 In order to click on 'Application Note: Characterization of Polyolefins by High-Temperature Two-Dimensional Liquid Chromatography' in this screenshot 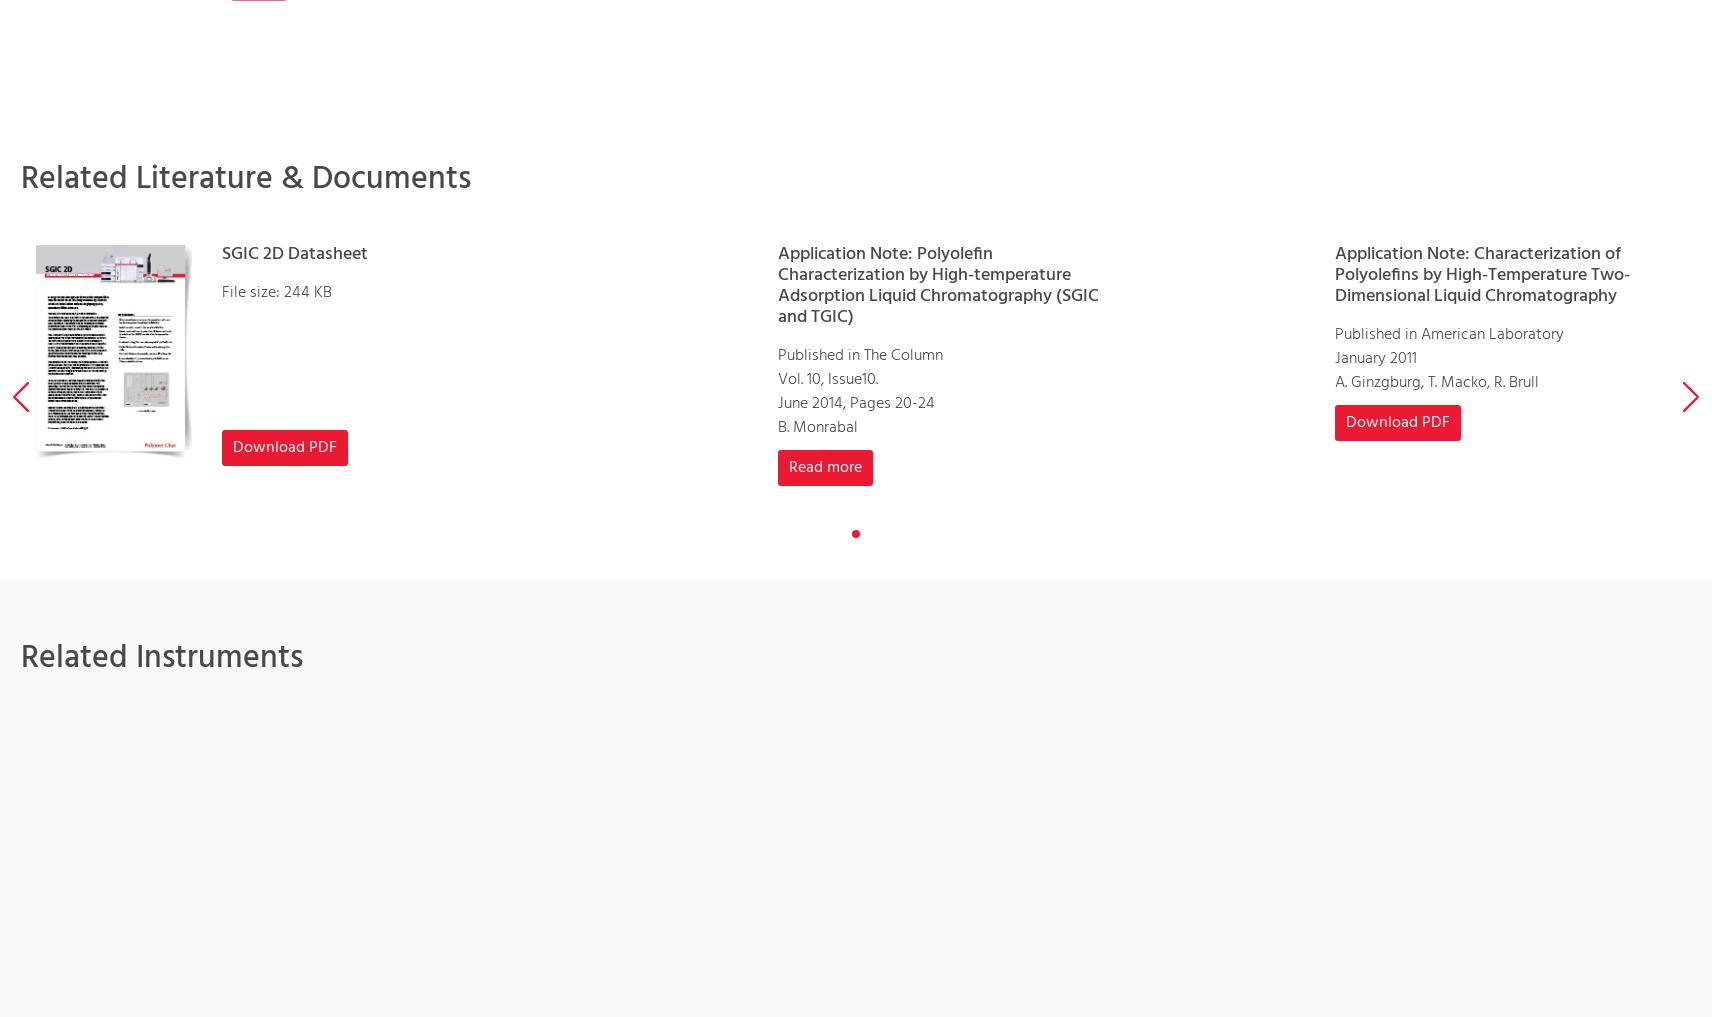, I will do `click(1480, 273)`.